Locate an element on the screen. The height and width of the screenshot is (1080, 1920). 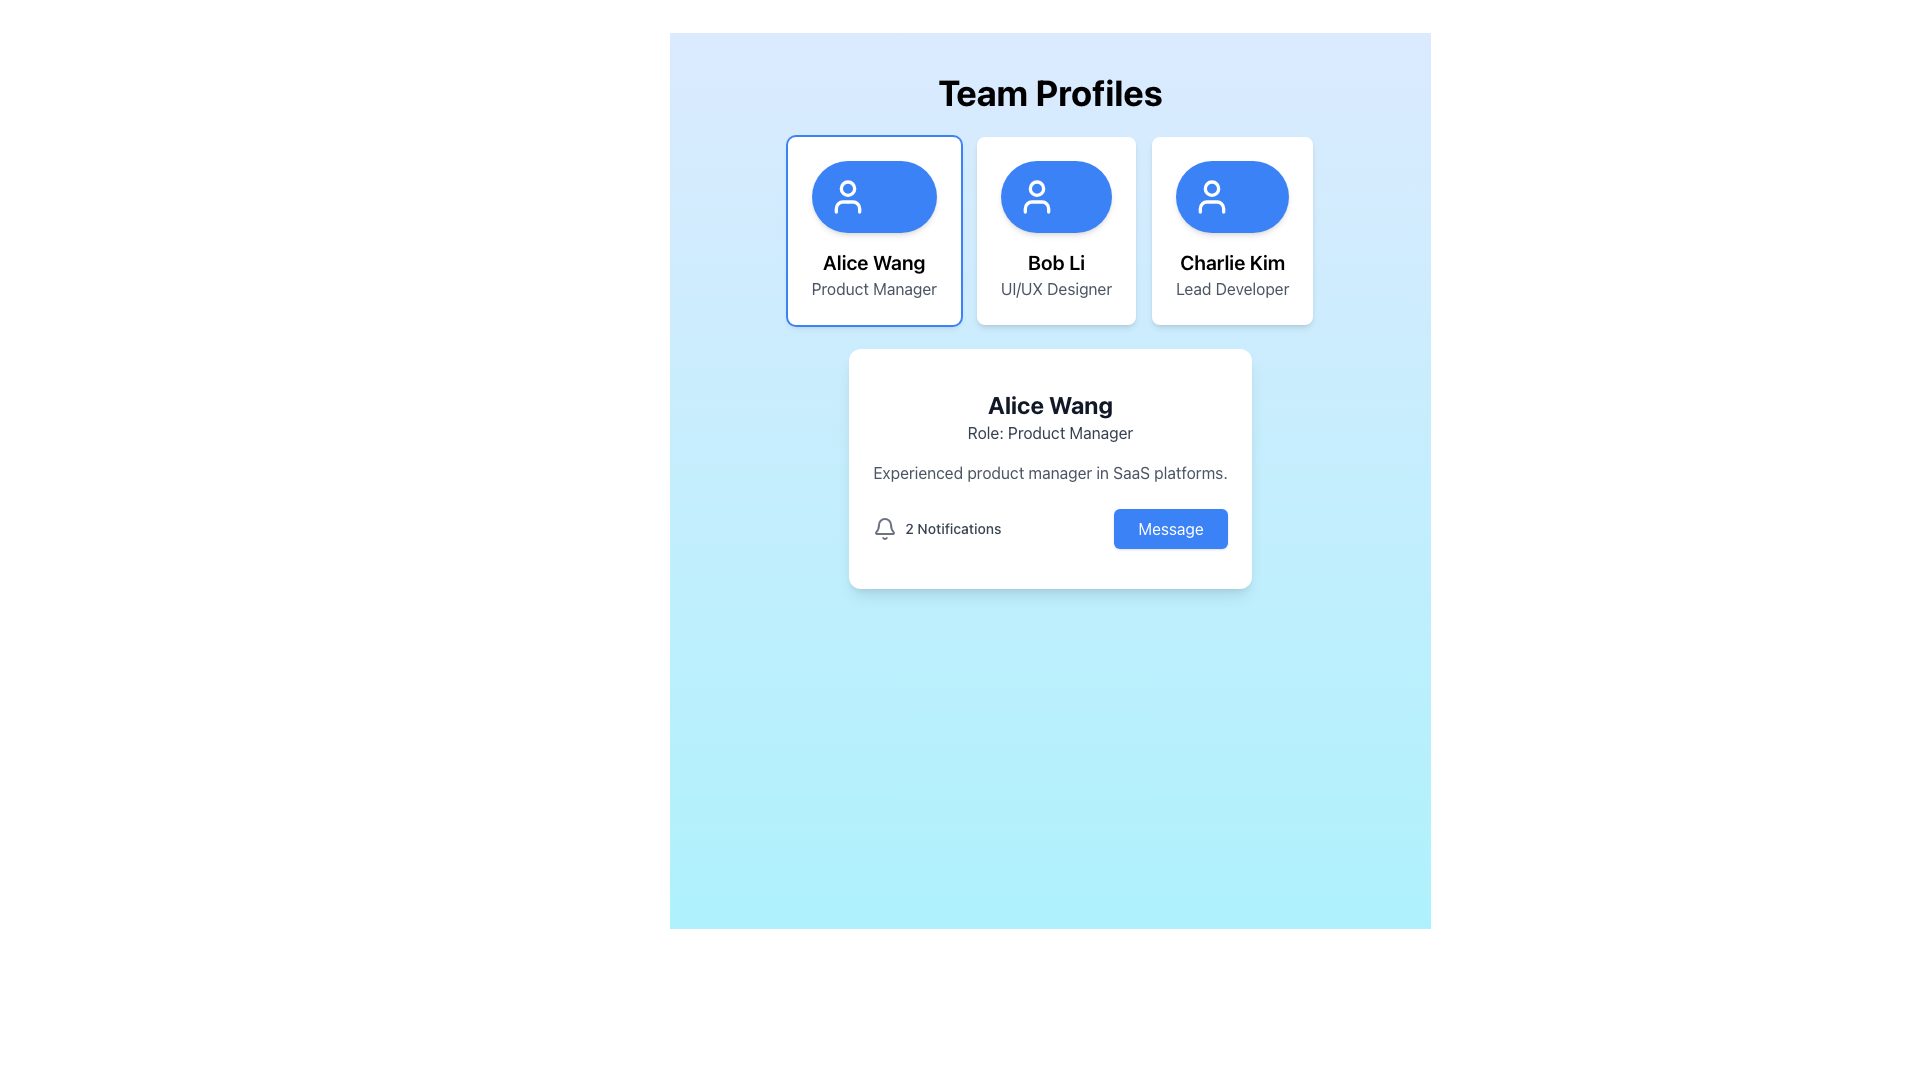
the text label that specifies the role or position of the user described in the card, located under the bold heading 'Alice Wang' and above the description text is located at coordinates (1049, 431).